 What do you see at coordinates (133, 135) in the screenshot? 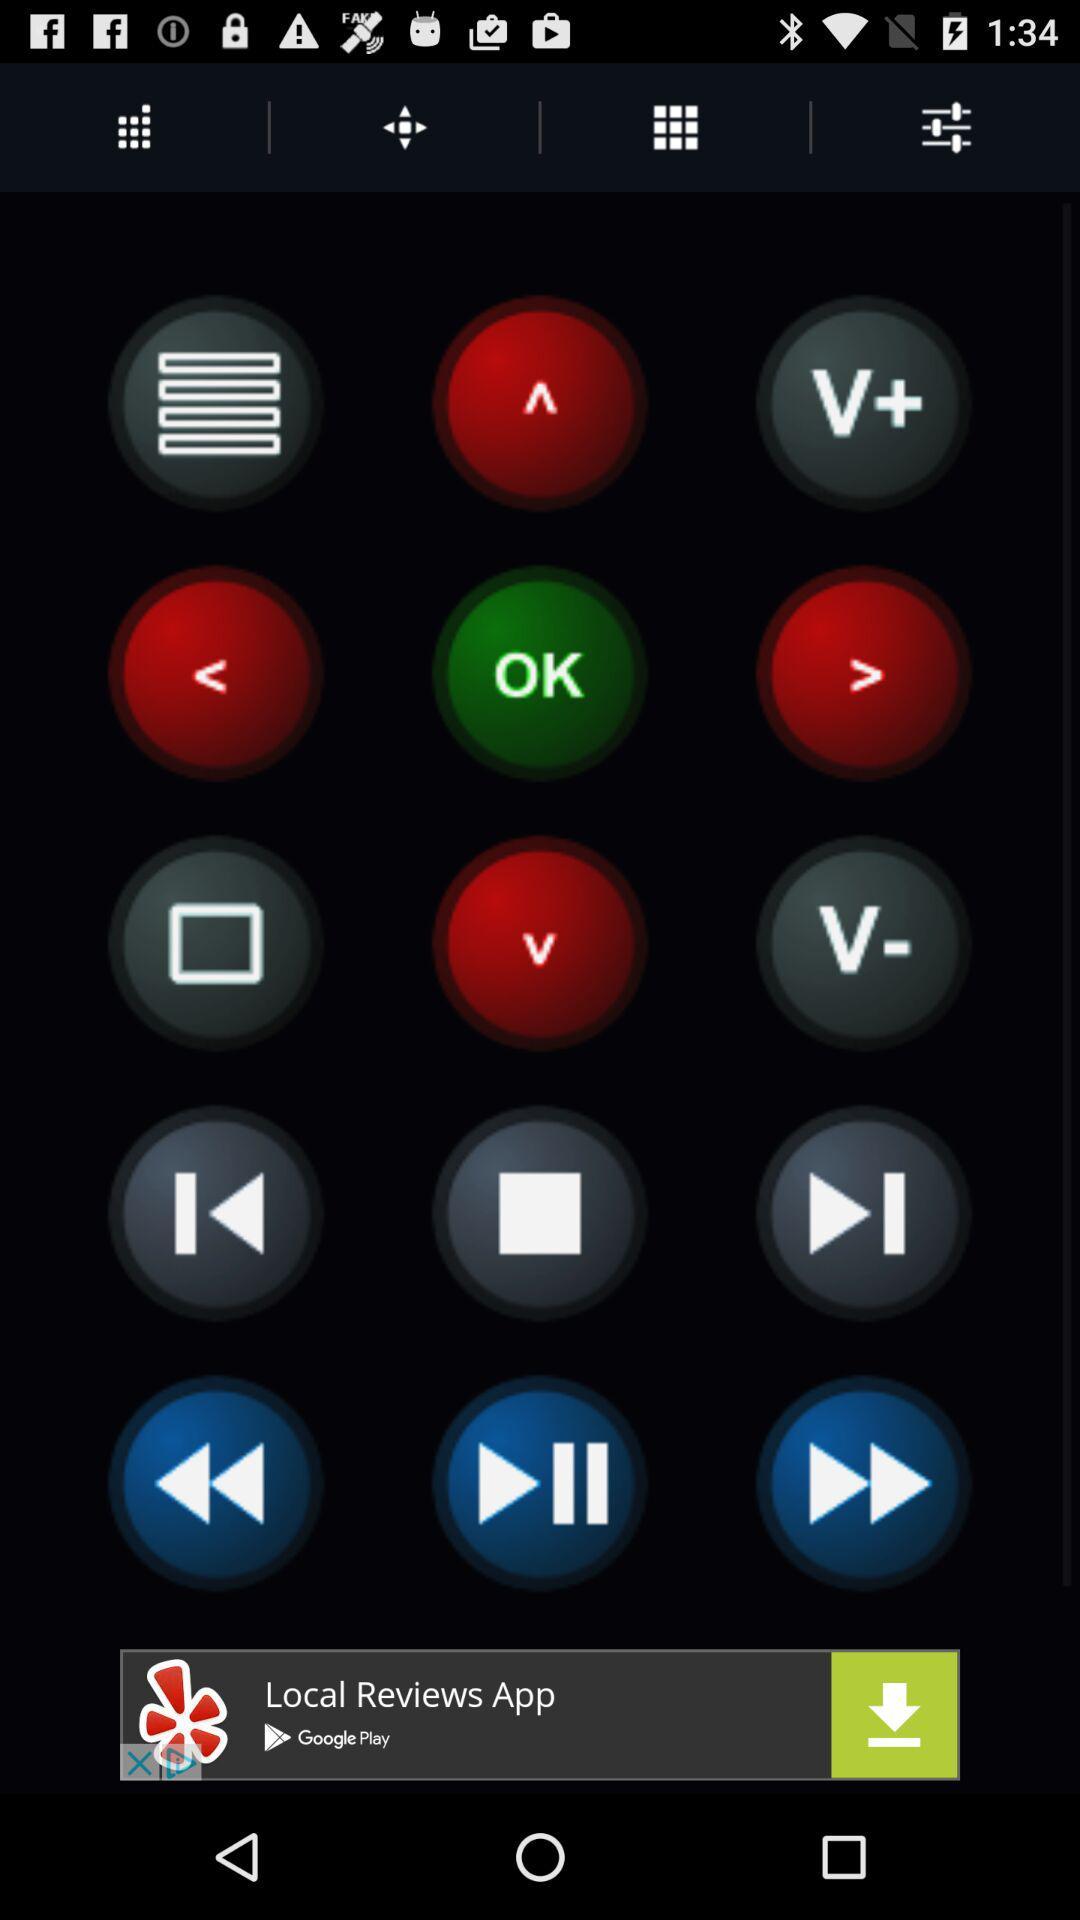
I see `the more icon` at bounding box center [133, 135].